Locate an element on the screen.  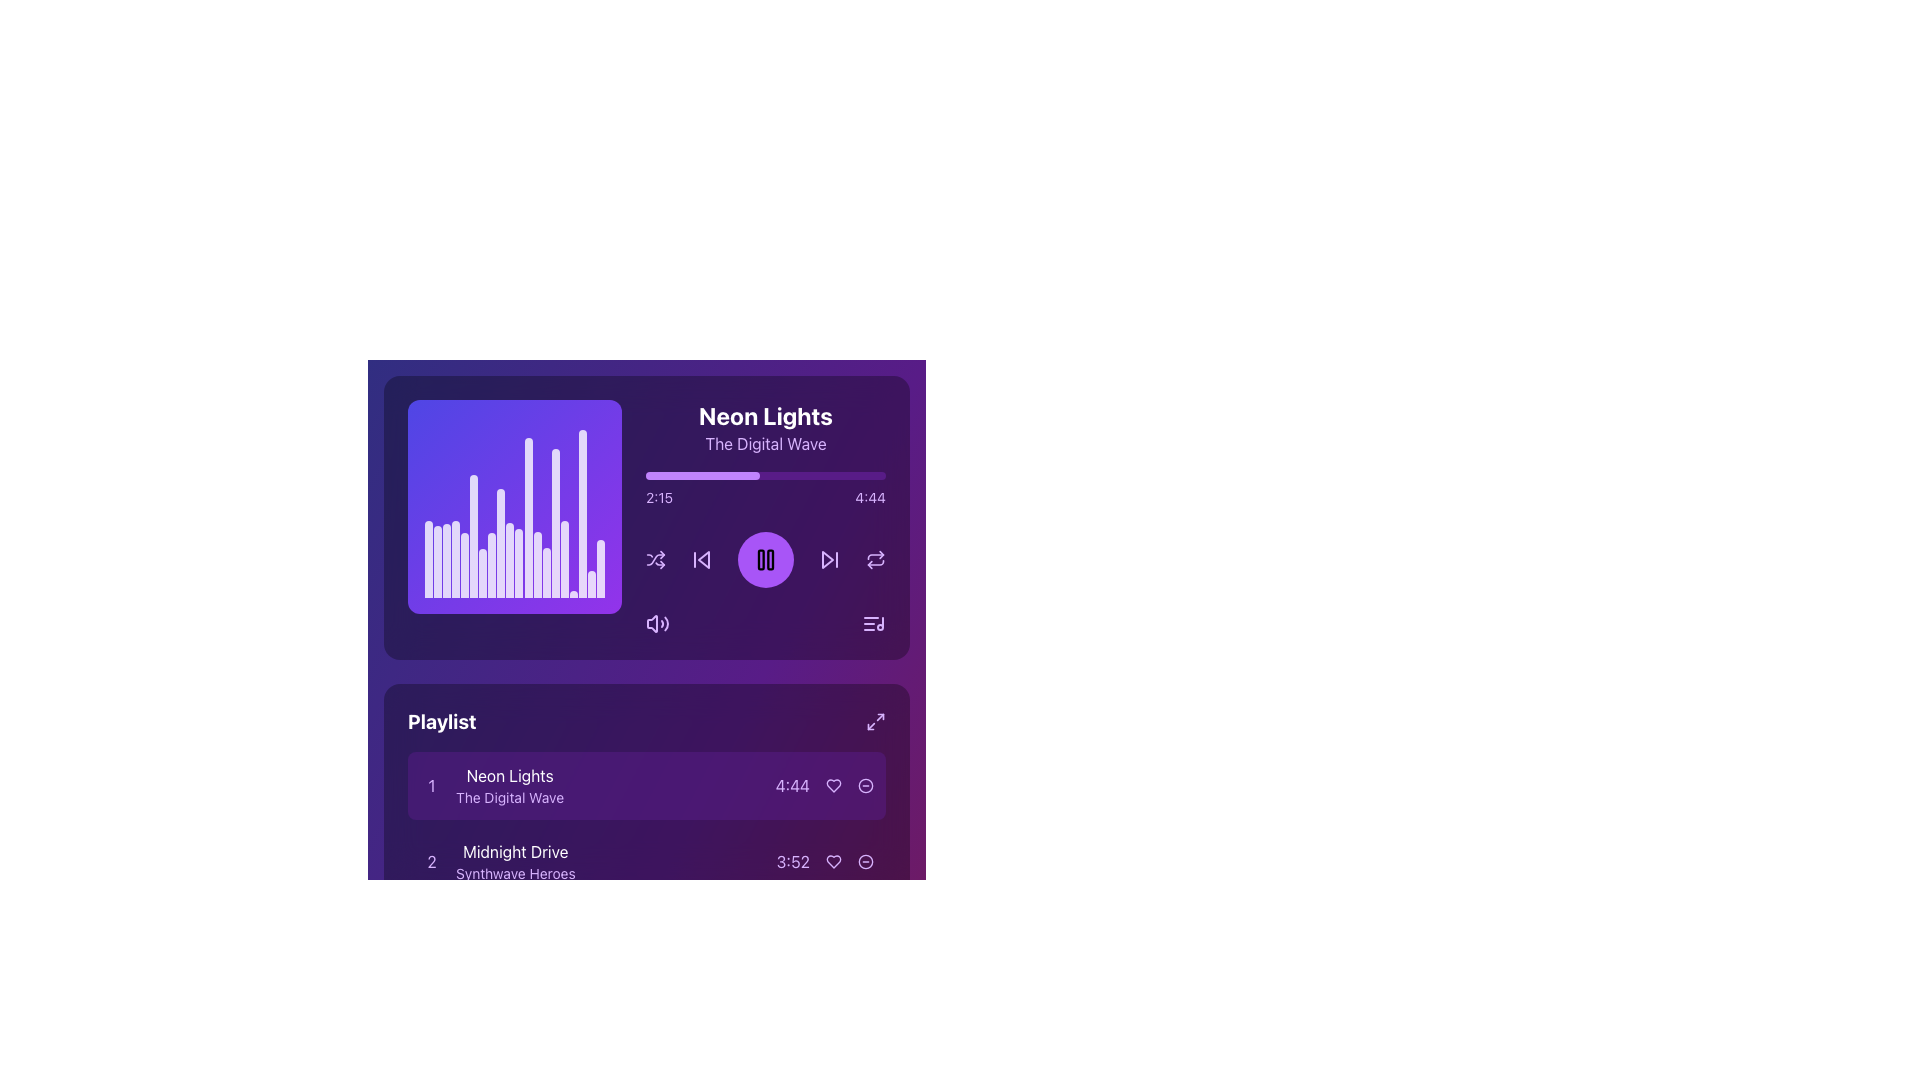
the small purple icon button resembling a diagonal arrow pointing outward in the 'Playlist' section to change its color is located at coordinates (875, 721).